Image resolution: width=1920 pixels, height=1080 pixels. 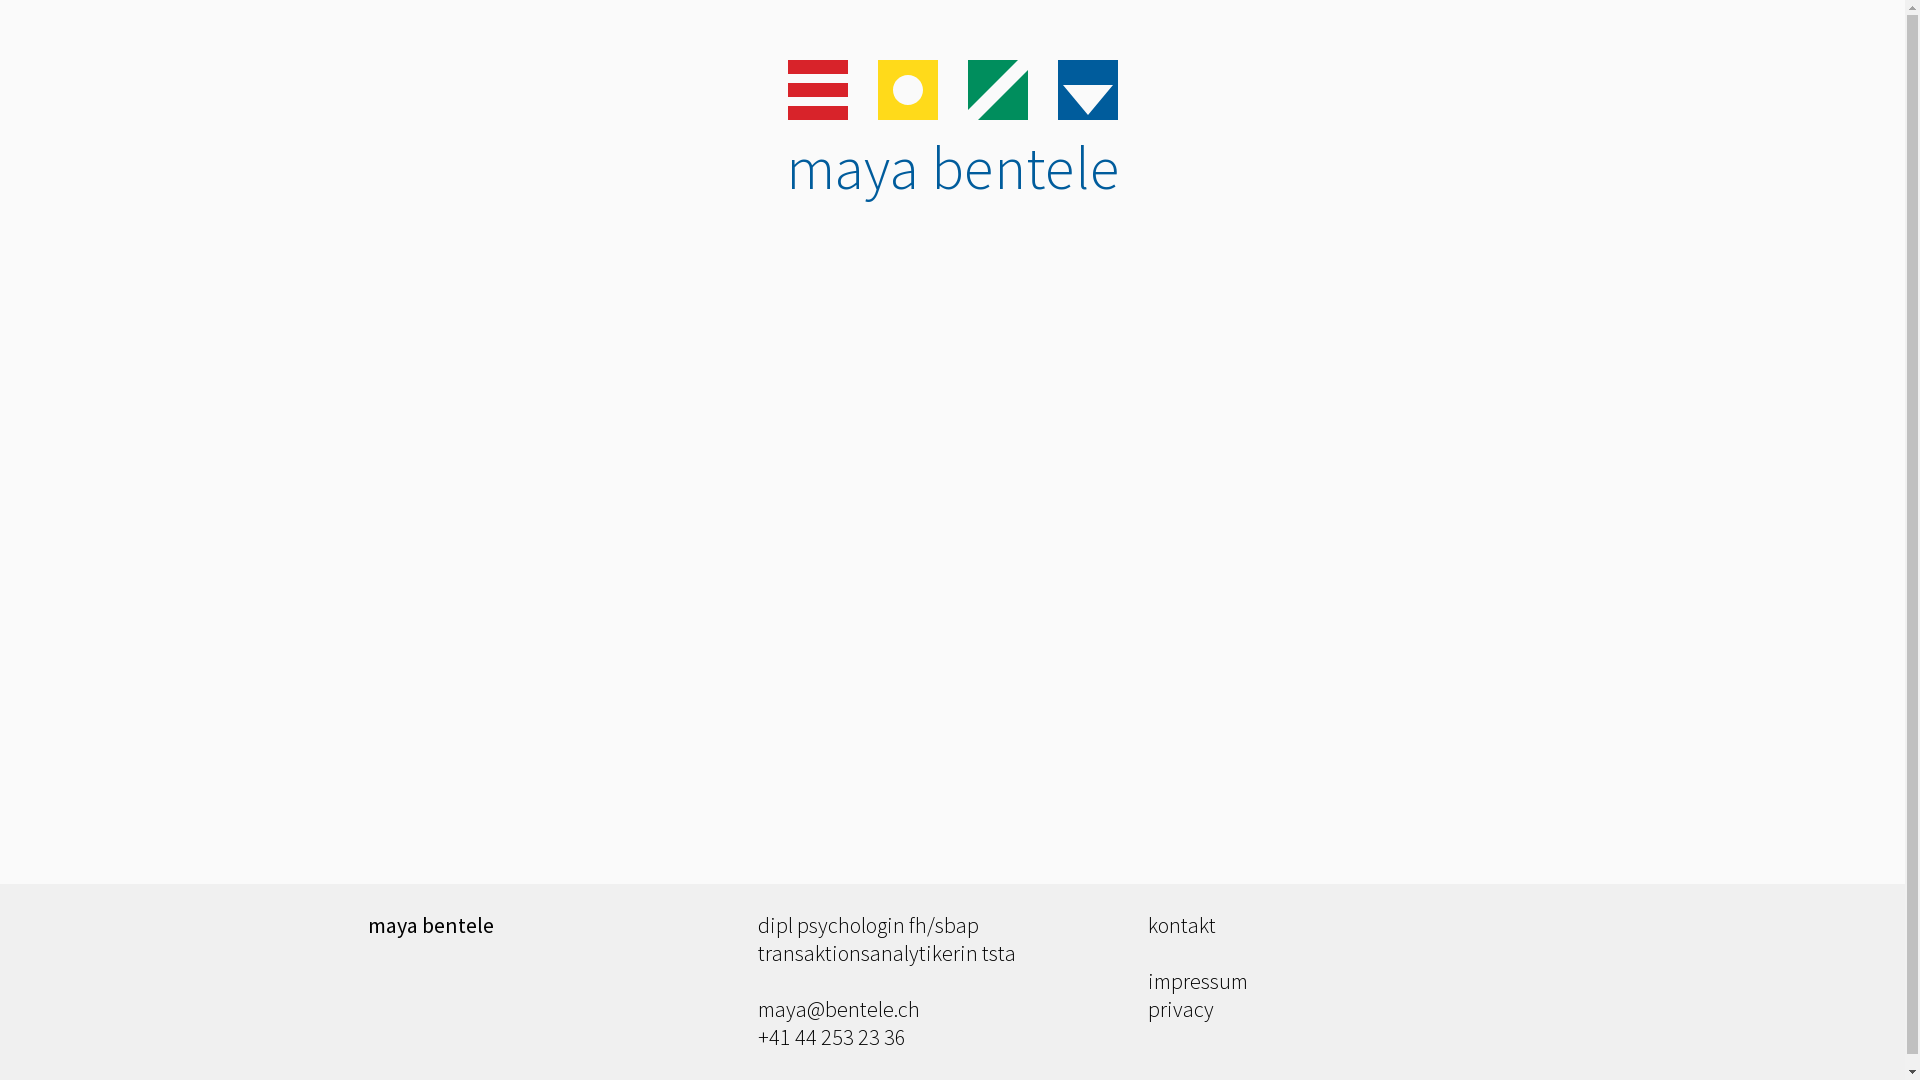 What do you see at coordinates (1147, 979) in the screenshot?
I see `'impressum'` at bounding box center [1147, 979].